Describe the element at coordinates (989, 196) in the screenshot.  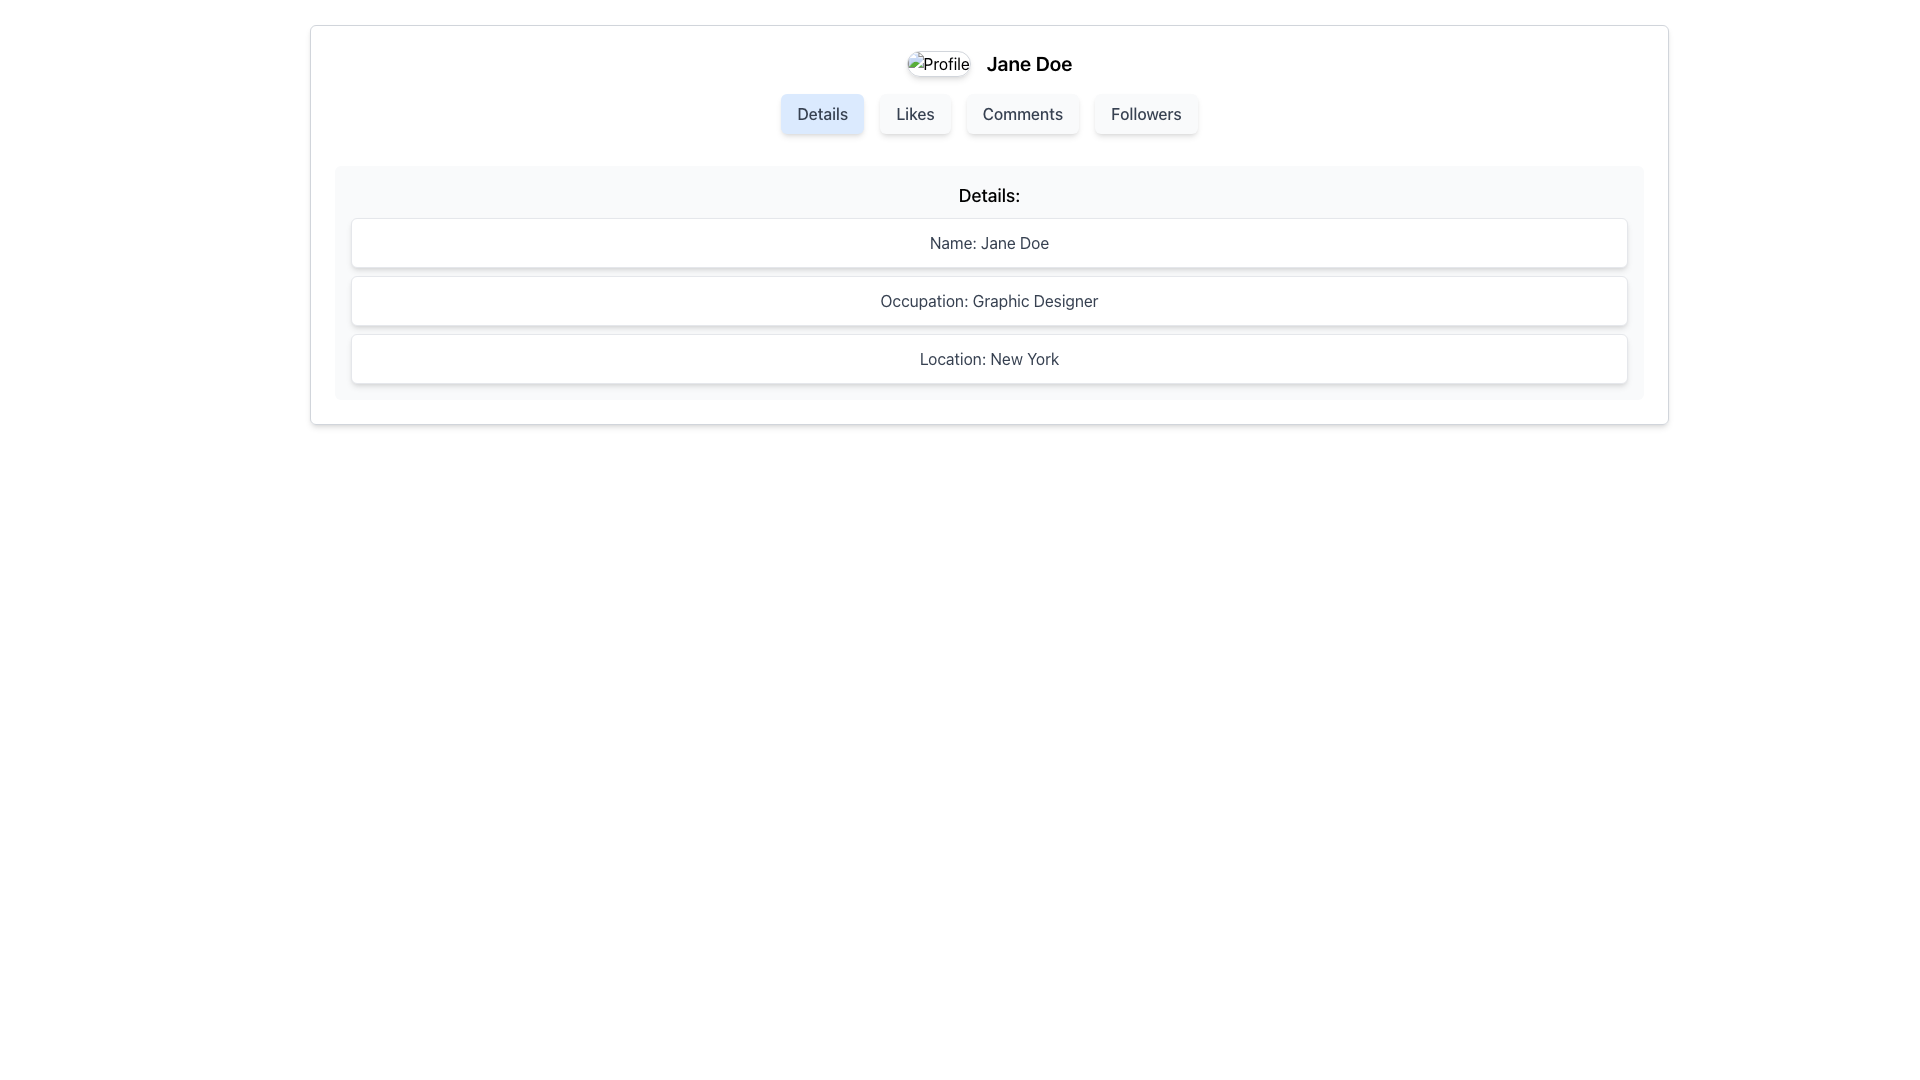
I see `text label 'Details:' which is displayed in large, bold font at the top-left of the section` at that location.